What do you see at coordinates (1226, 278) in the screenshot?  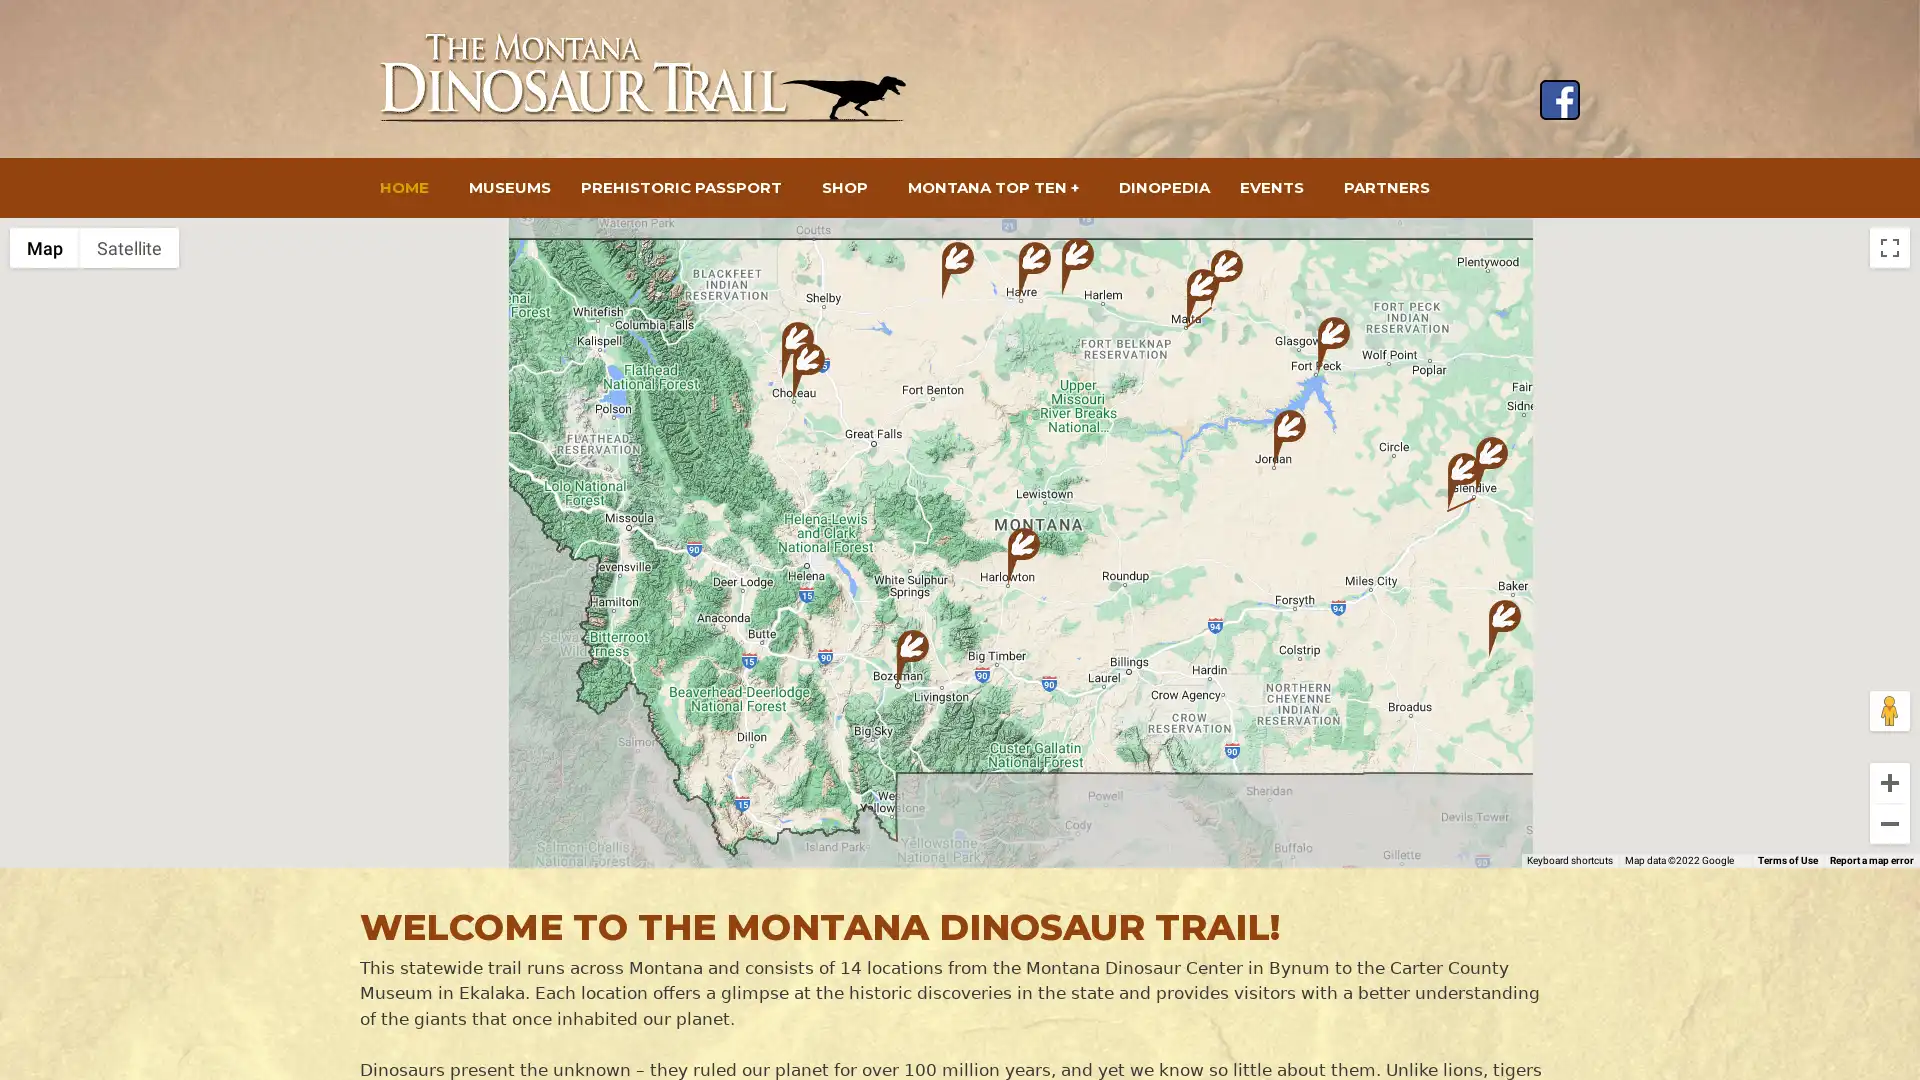 I see `Phillips County Museum` at bounding box center [1226, 278].